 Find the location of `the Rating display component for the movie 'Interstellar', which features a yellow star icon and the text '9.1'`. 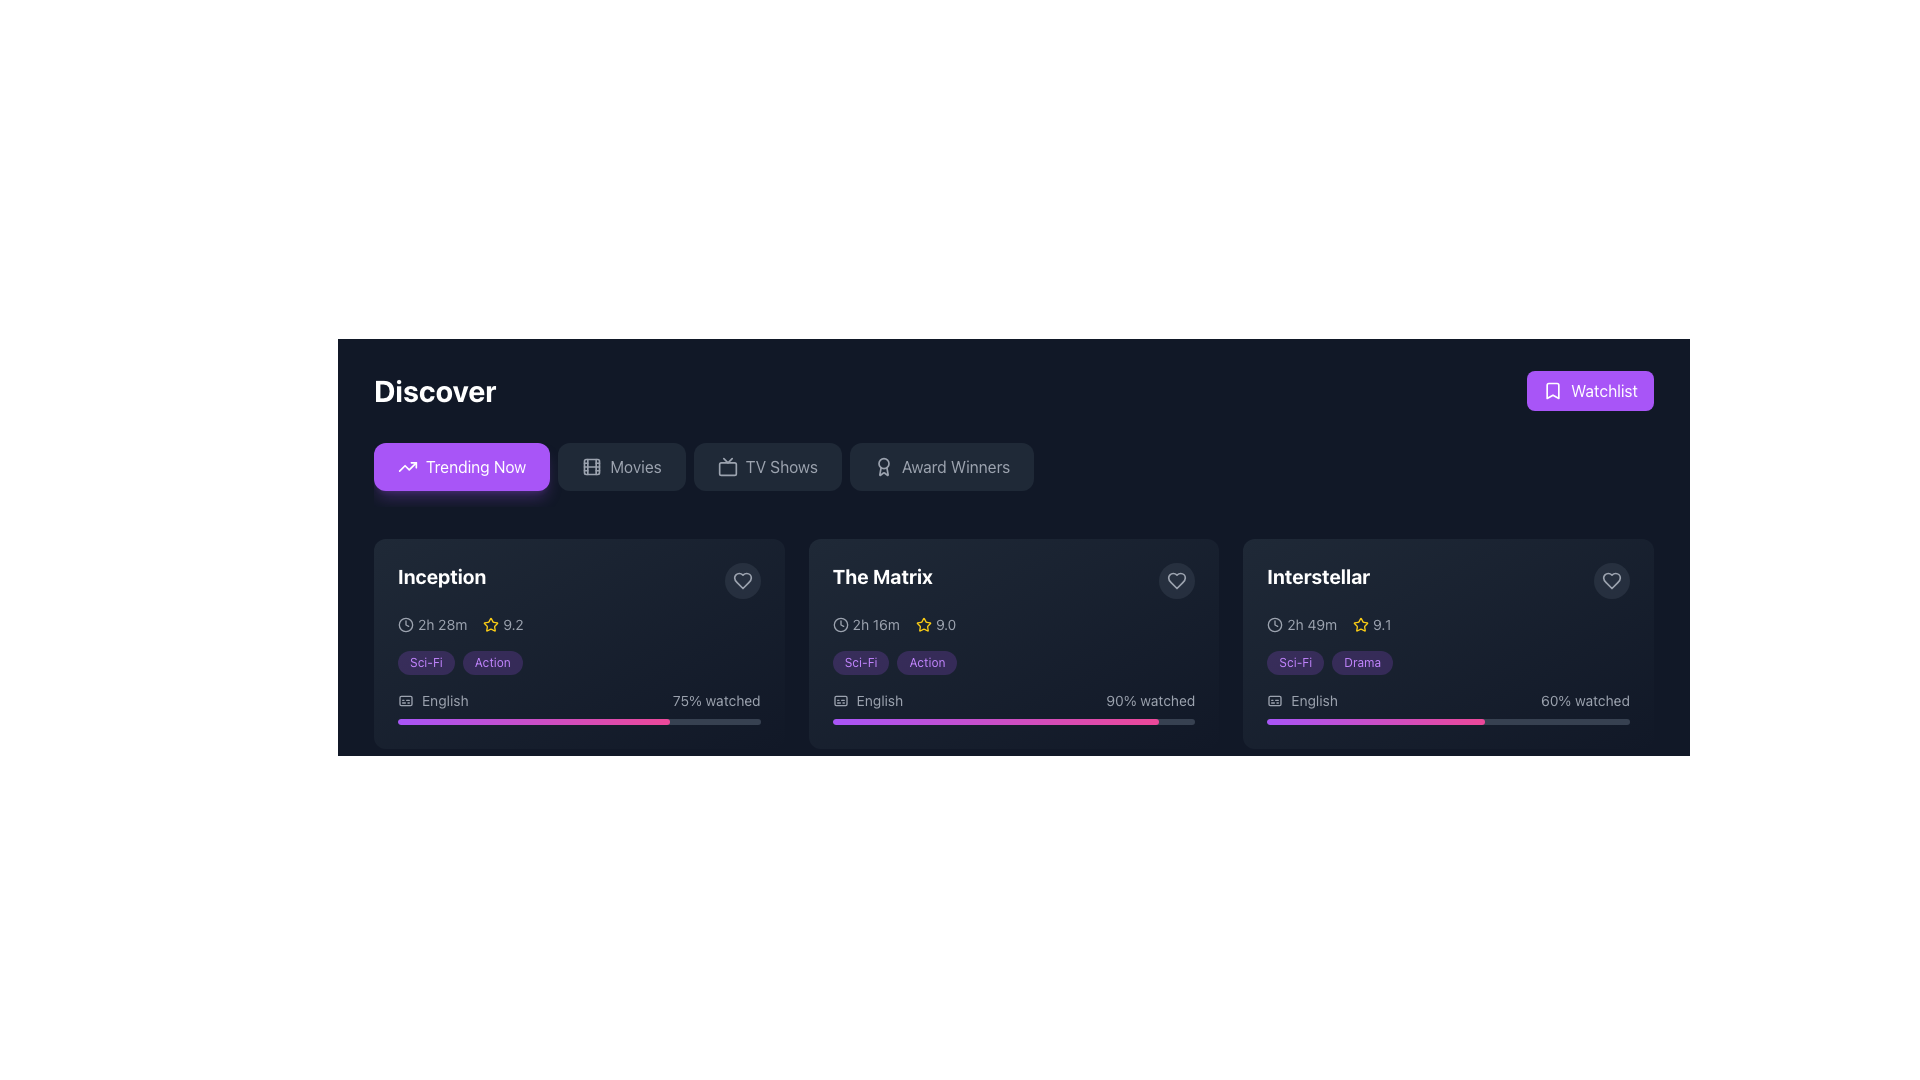

the Rating display component for the movie 'Interstellar', which features a yellow star icon and the text '9.1' is located at coordinates (1371, 623).